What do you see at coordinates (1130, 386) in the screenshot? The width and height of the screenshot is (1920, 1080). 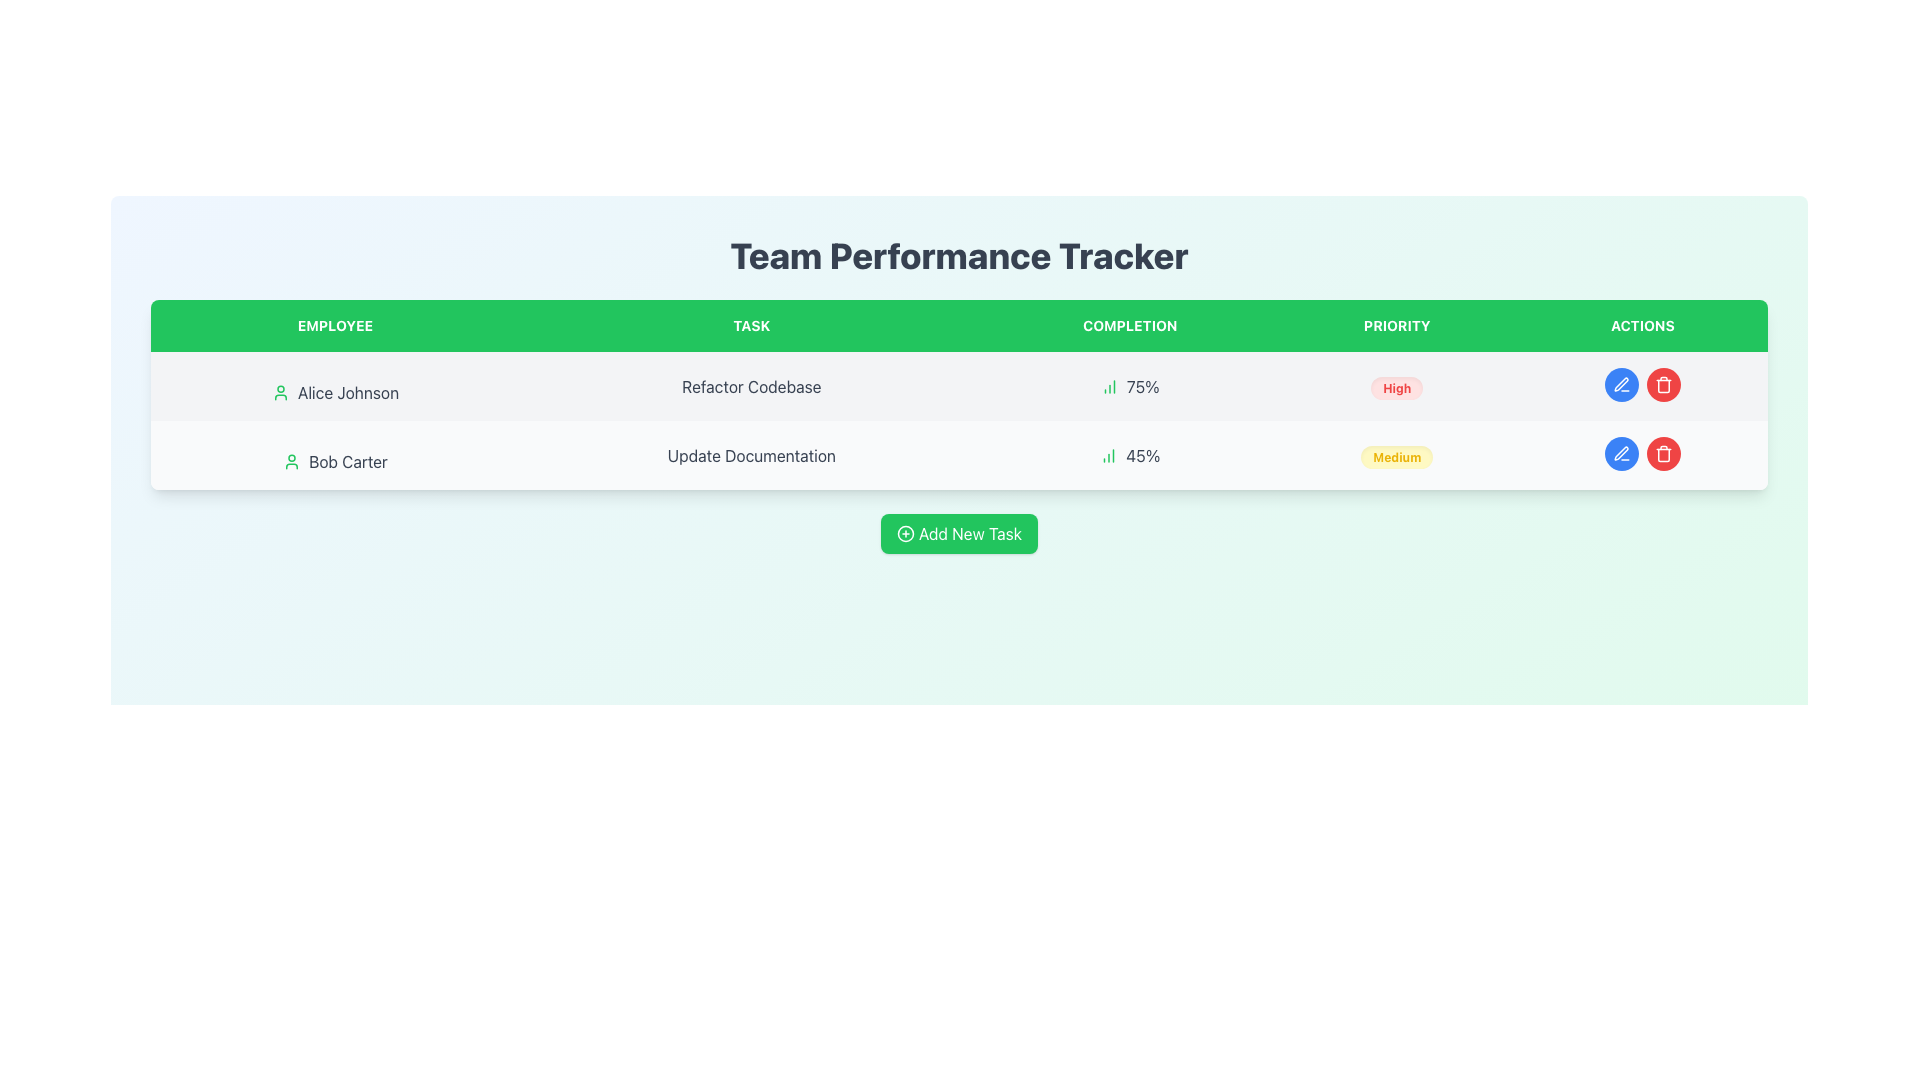 I see `the completion percentage label in the 'Team Performance Tracker' table, located in the third column of the first row beneath the 'Completion' header` at bounding box center [1130, 386].